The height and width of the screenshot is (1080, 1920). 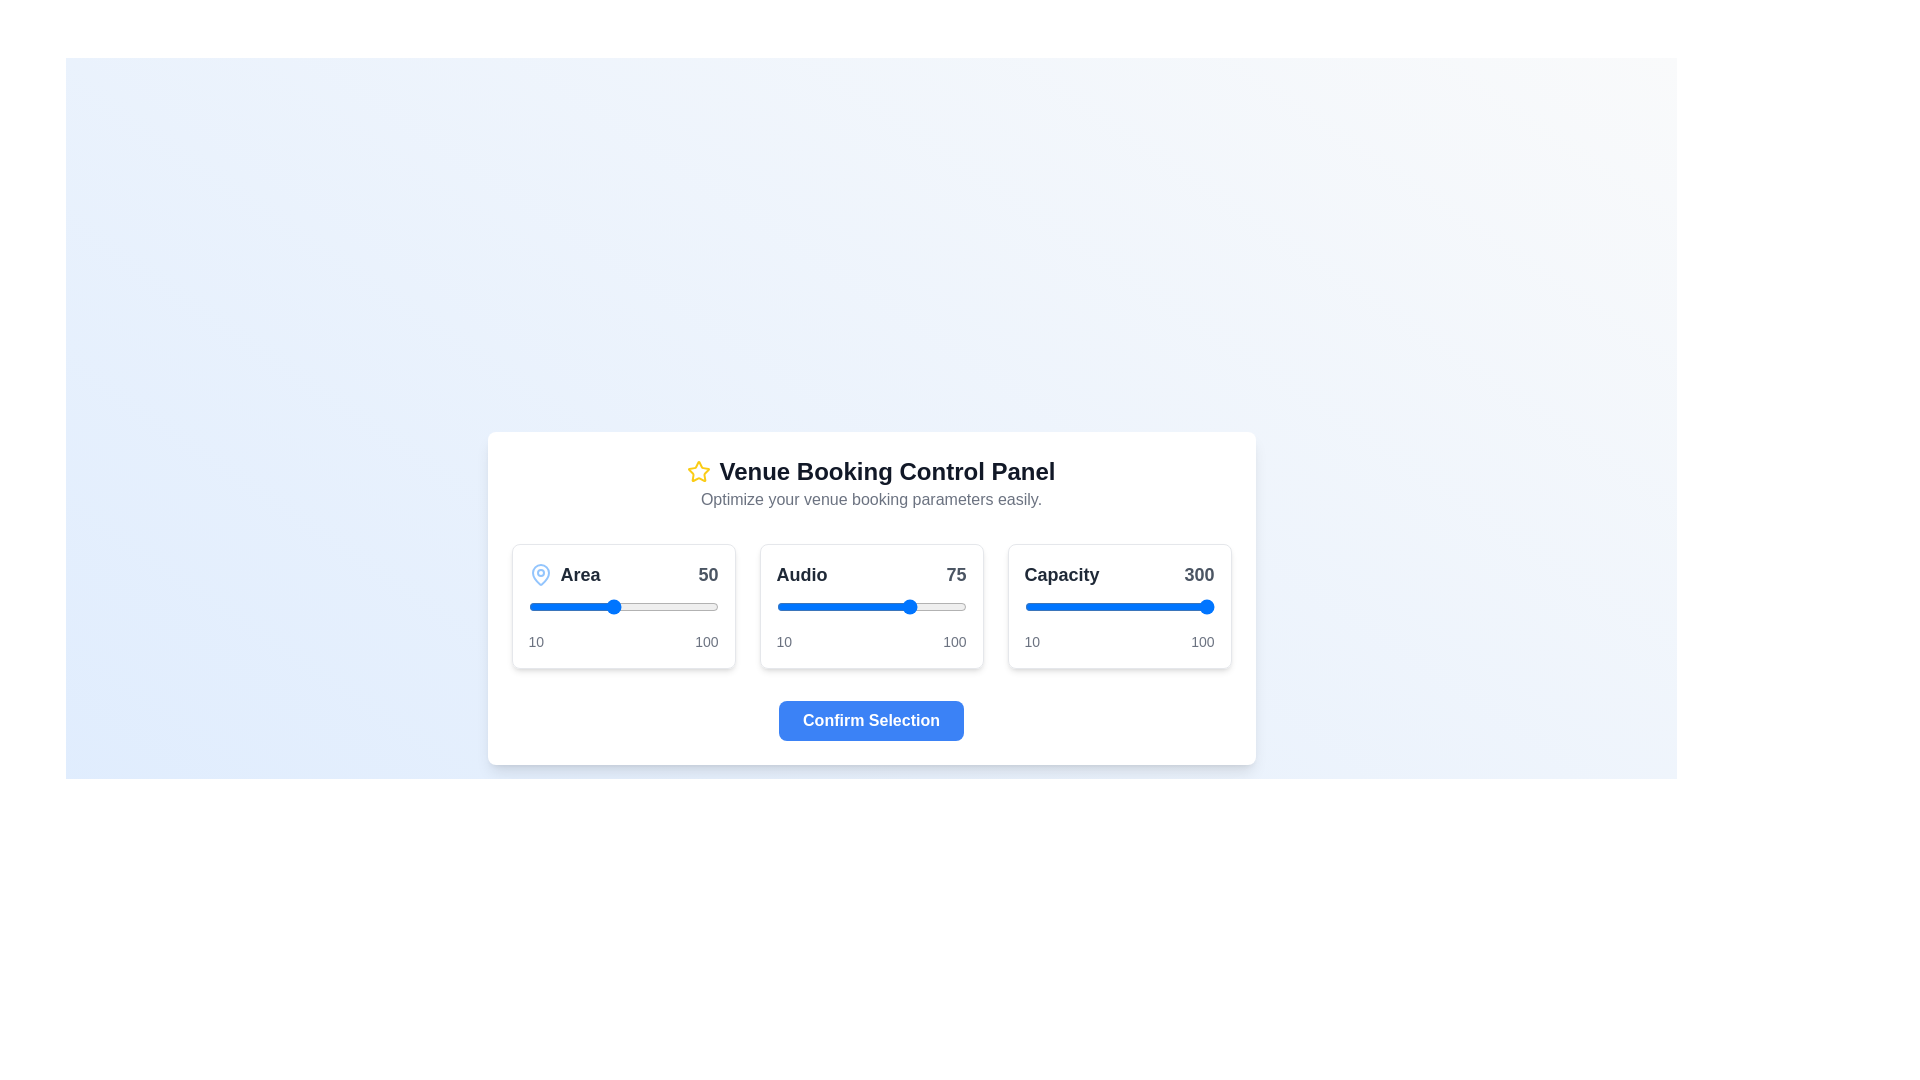 I want to click on the audio level, so click(x=812, y=605).